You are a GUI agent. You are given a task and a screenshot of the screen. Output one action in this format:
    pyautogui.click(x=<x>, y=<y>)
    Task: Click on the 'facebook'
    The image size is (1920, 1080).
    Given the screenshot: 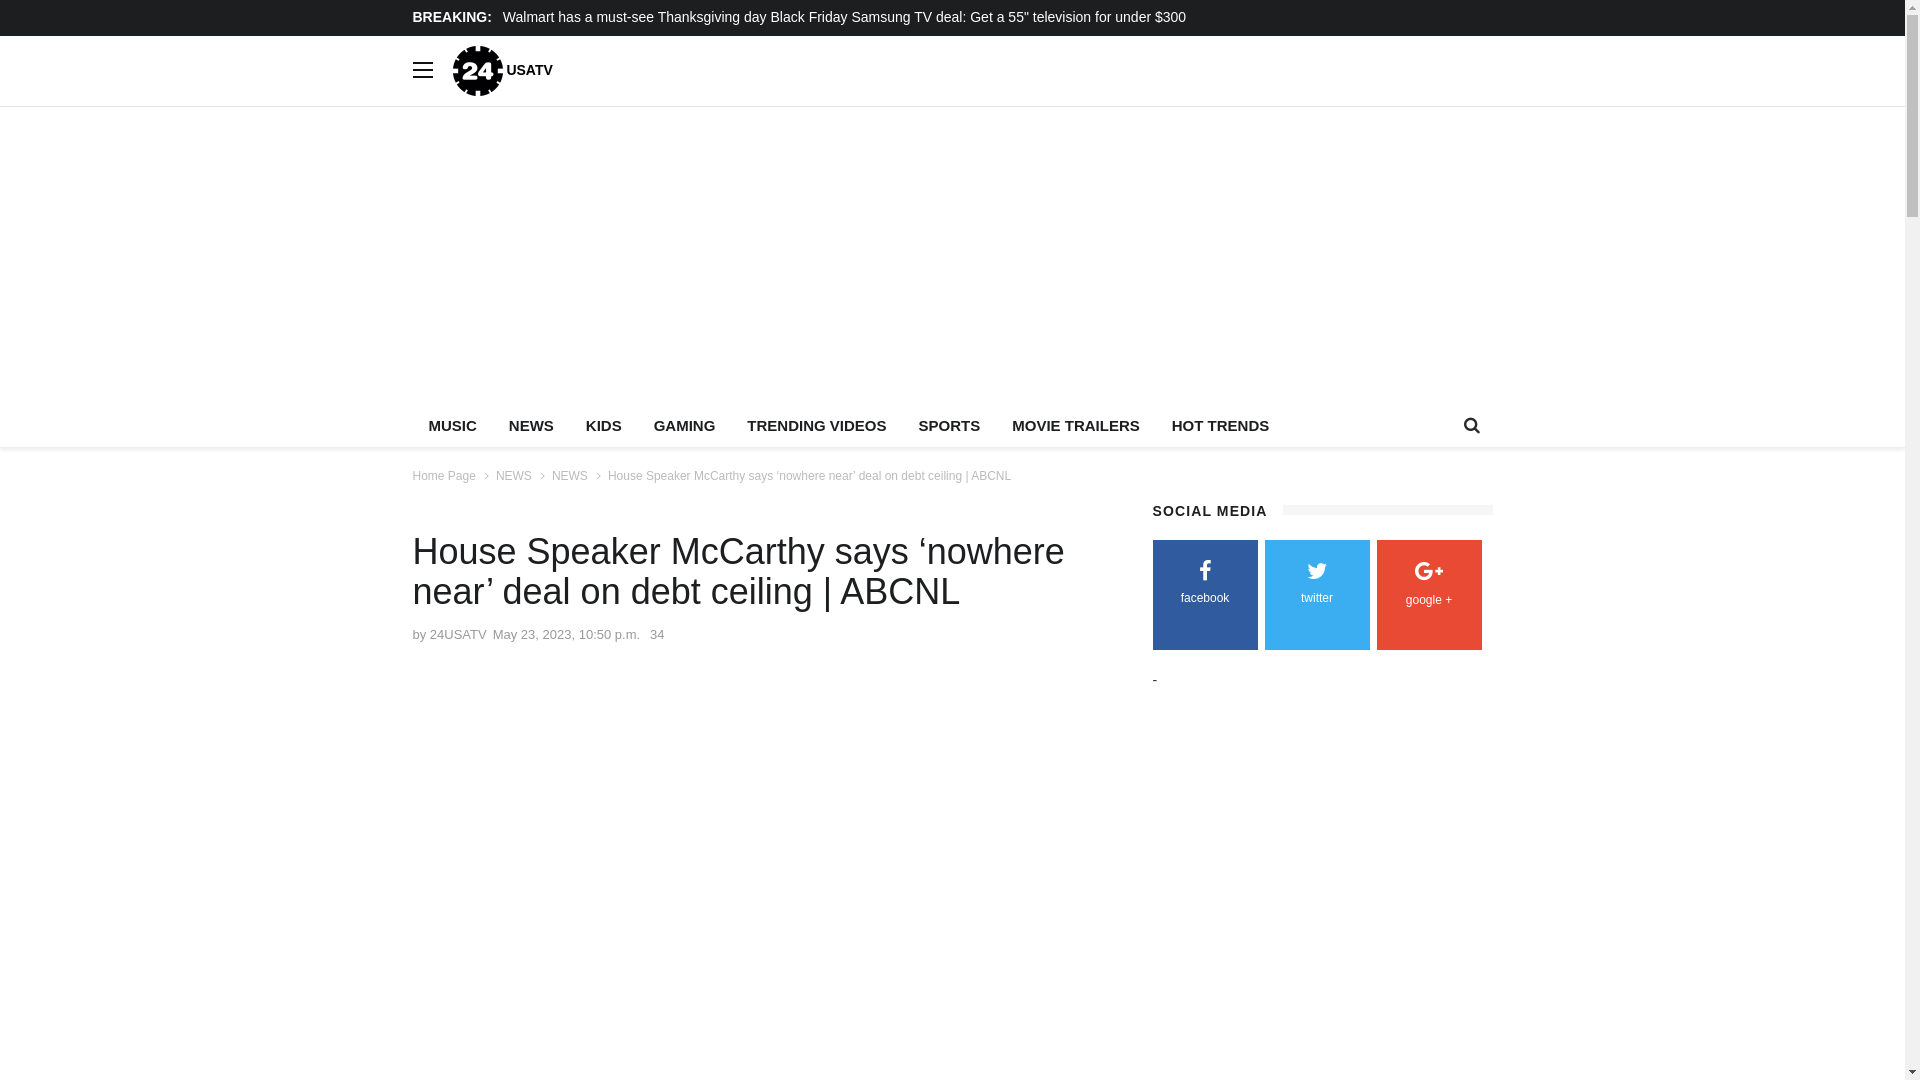 What is the action you would take?
    pyautogui.click(x=1203, y=585)
    